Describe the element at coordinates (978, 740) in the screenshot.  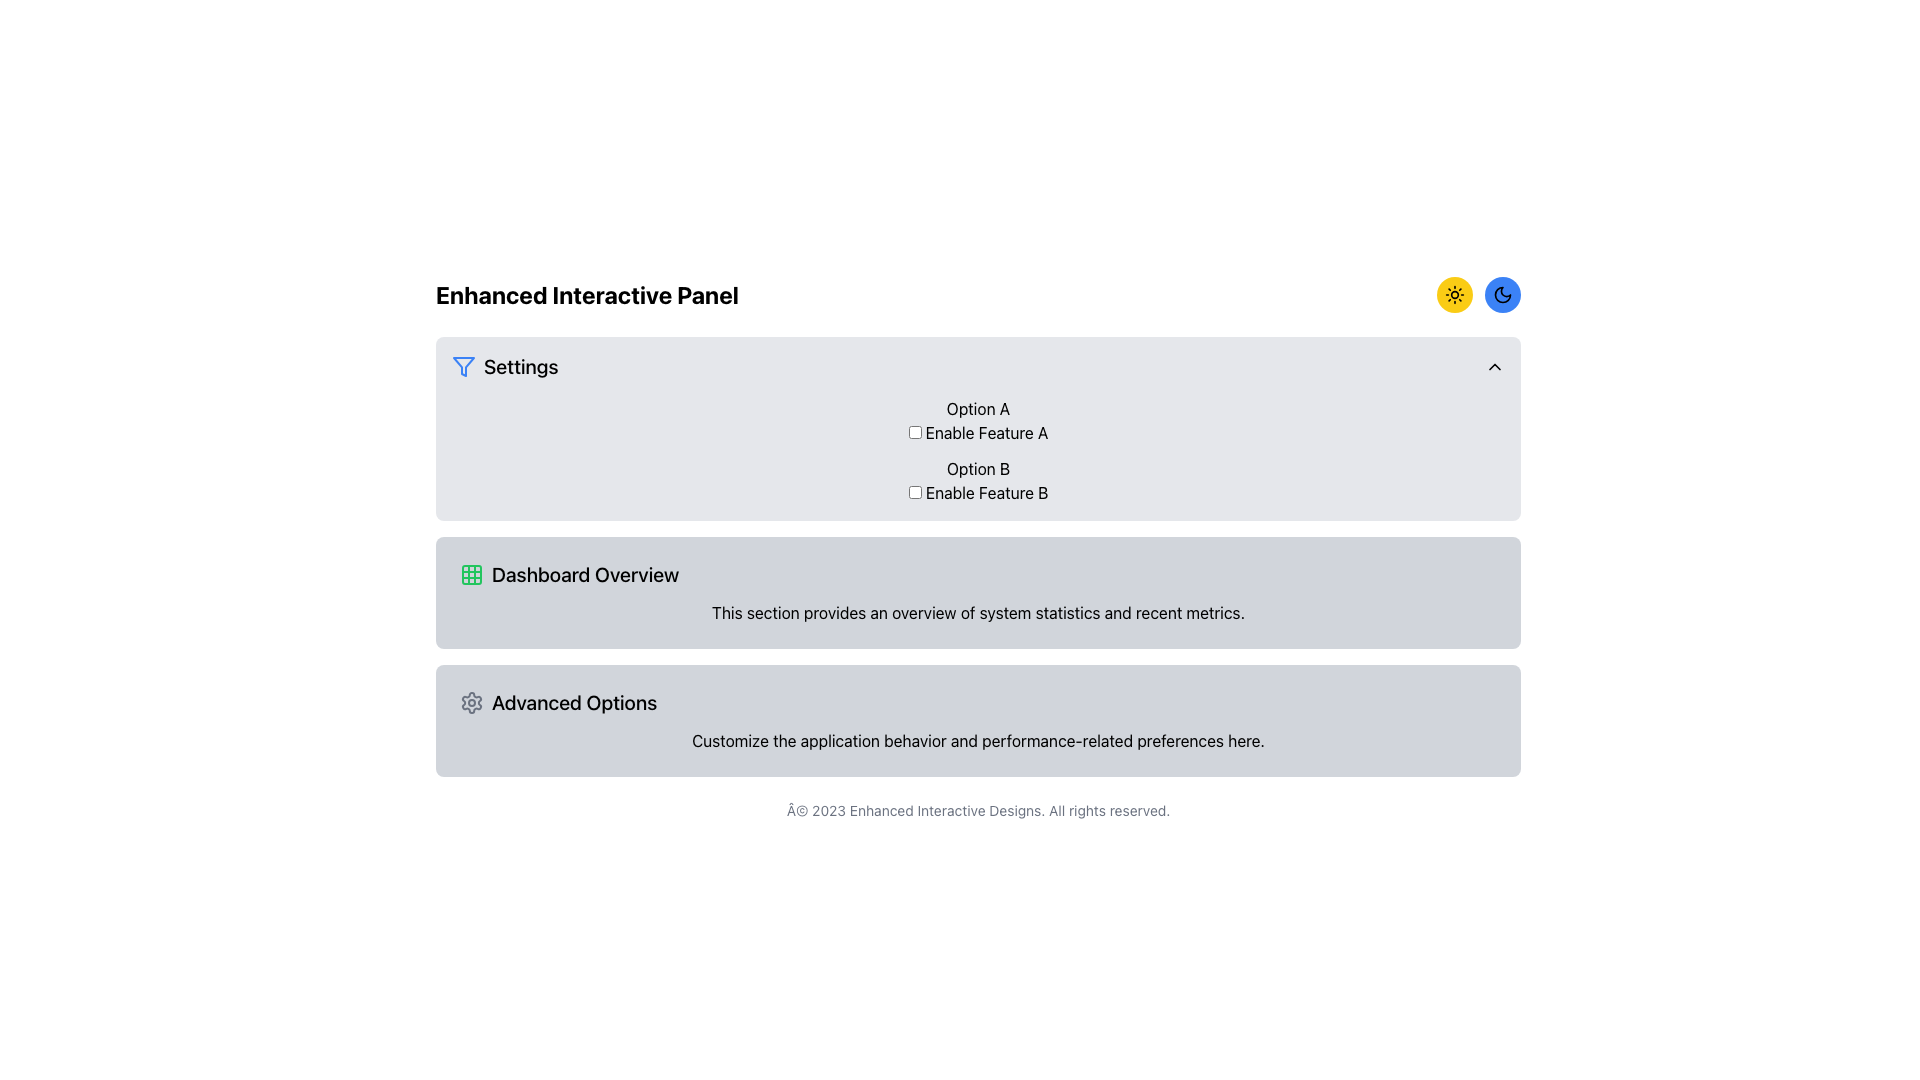
I see `the descriptive Text Label in the 'Advanced Options' section, located directly below the section's title and to the right of its associated icon` at that location.